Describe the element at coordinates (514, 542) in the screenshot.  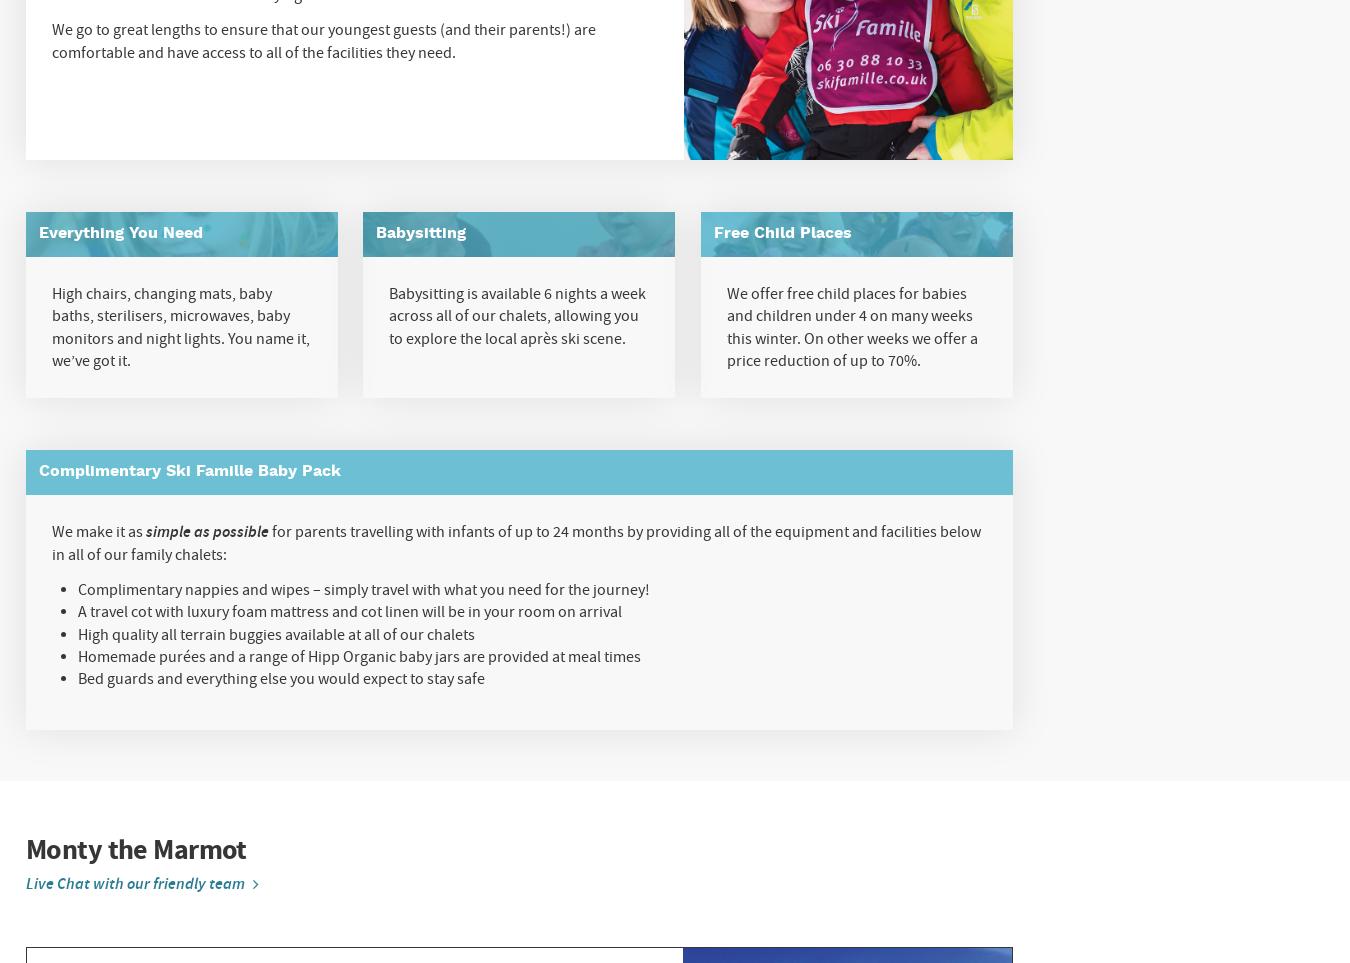
I see `'for parents travelling with infants of up to 24 months by providing all of the equipment and facilities below in all of our family chalets:'` at that location.